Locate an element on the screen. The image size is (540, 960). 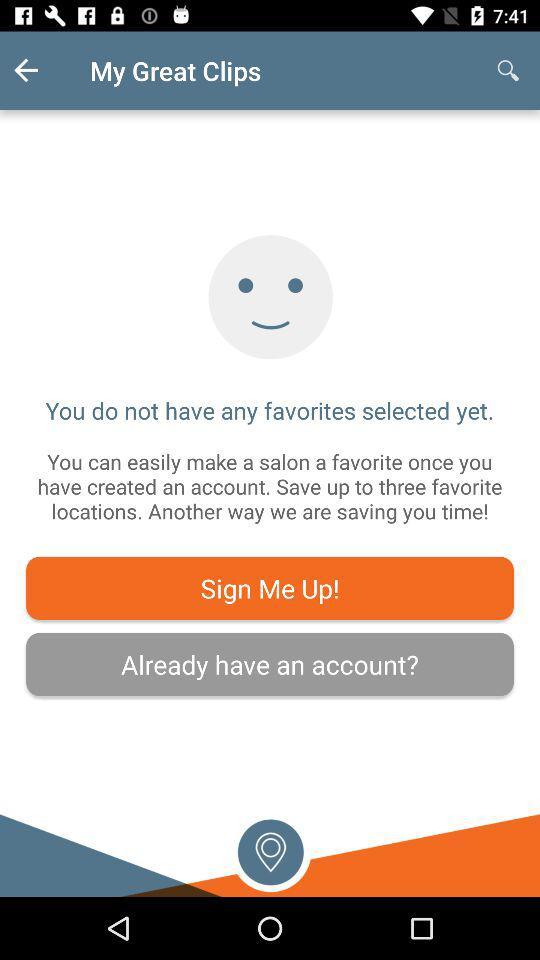
icon above already have an item is located at coordinates (270, 588).